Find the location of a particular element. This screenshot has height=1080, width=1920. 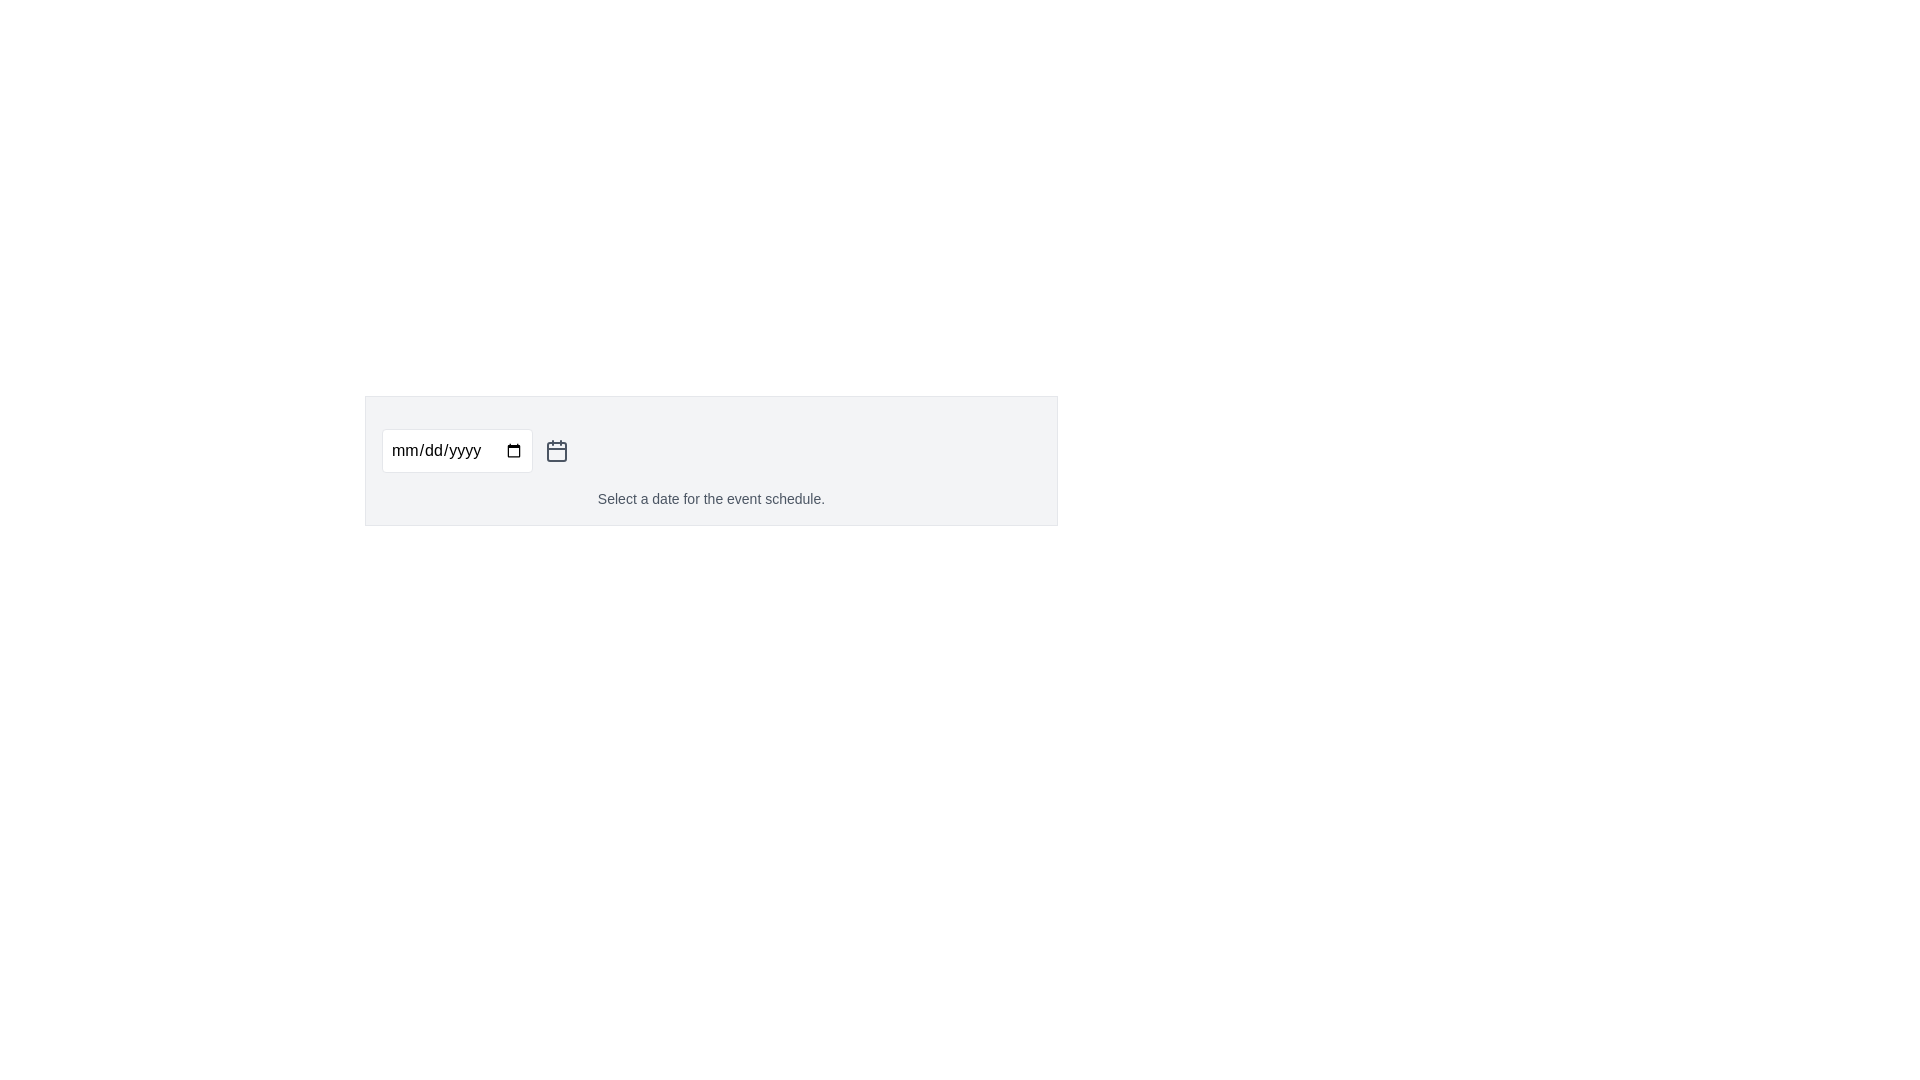

the text input field for date entry to focus and type a date is located at coordinates (456, 451).